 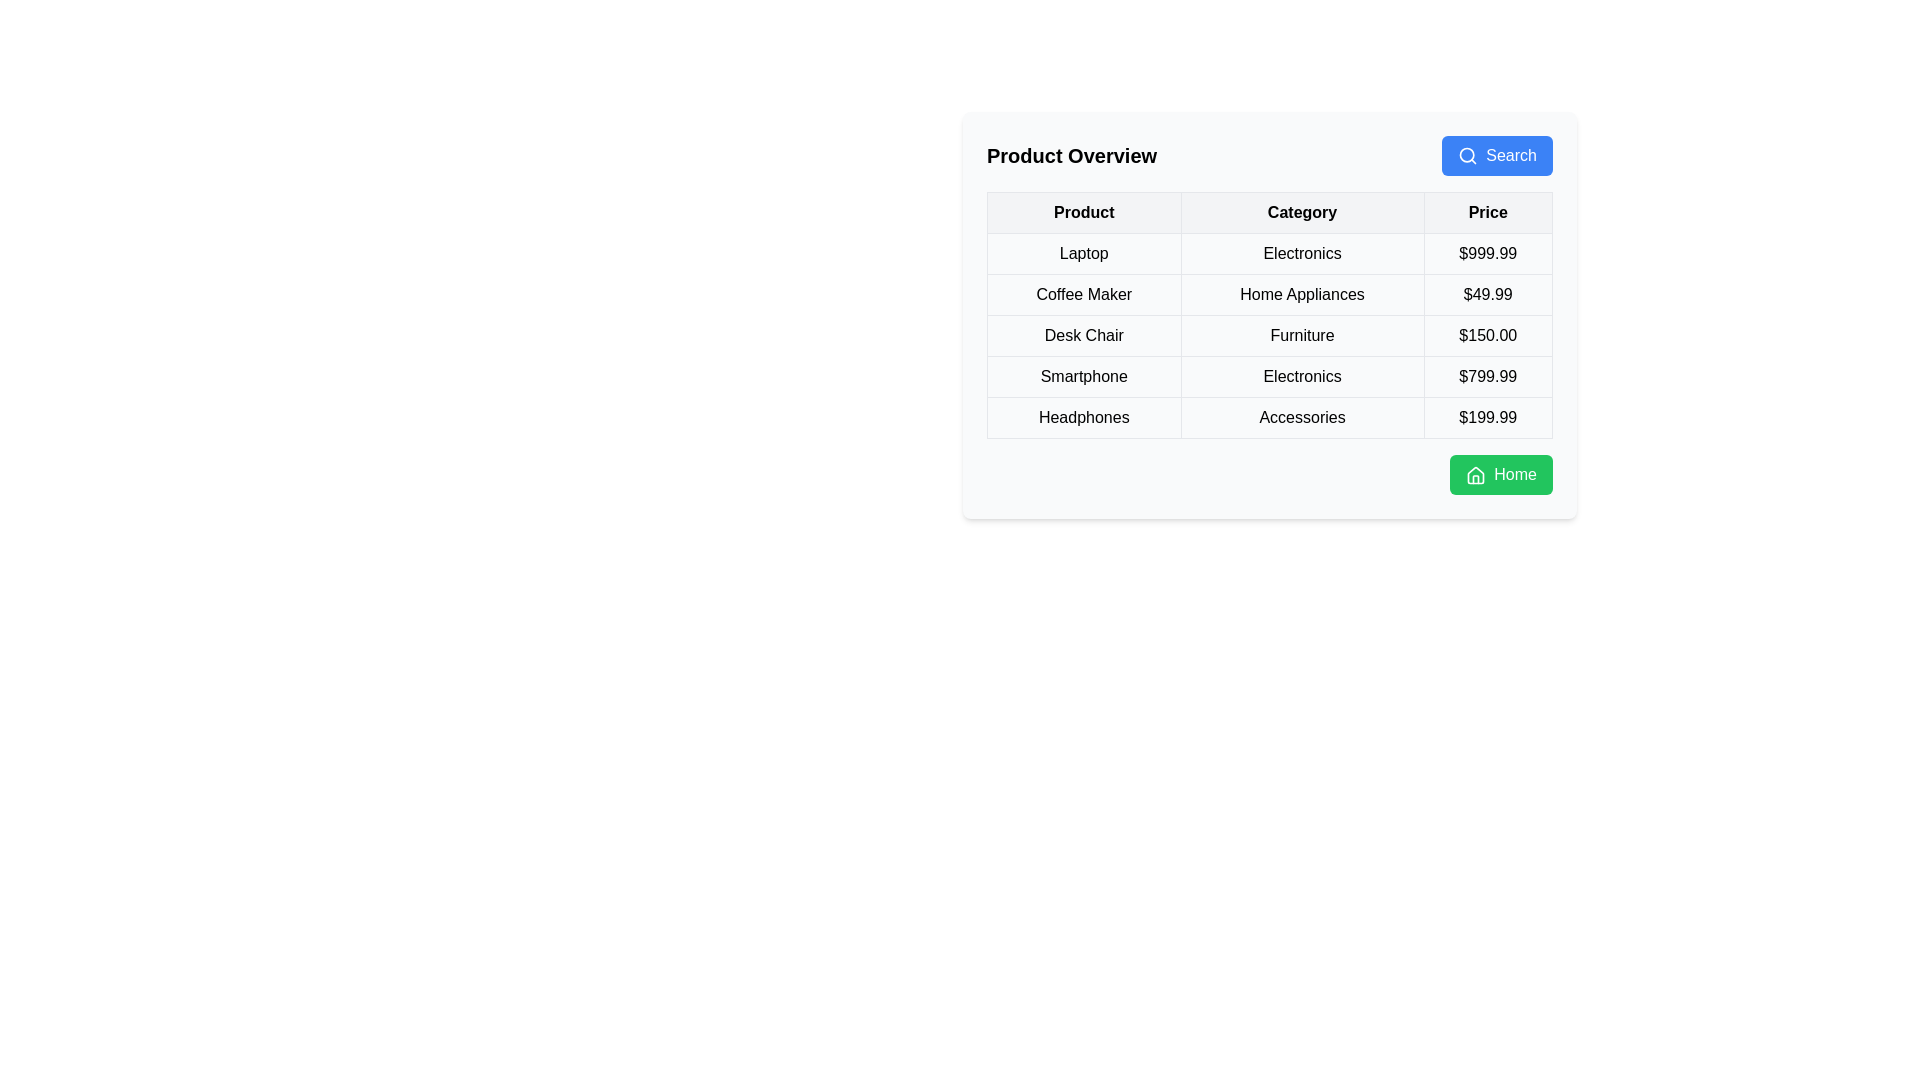 What do you see at coordinates (1497, 154) in the screenshot?
I see `the search button located at the top-right corner of the 'Product Overview' card, which features a magnifying glass icon and text to initiate a search action` at bounding box center [1497, 154].